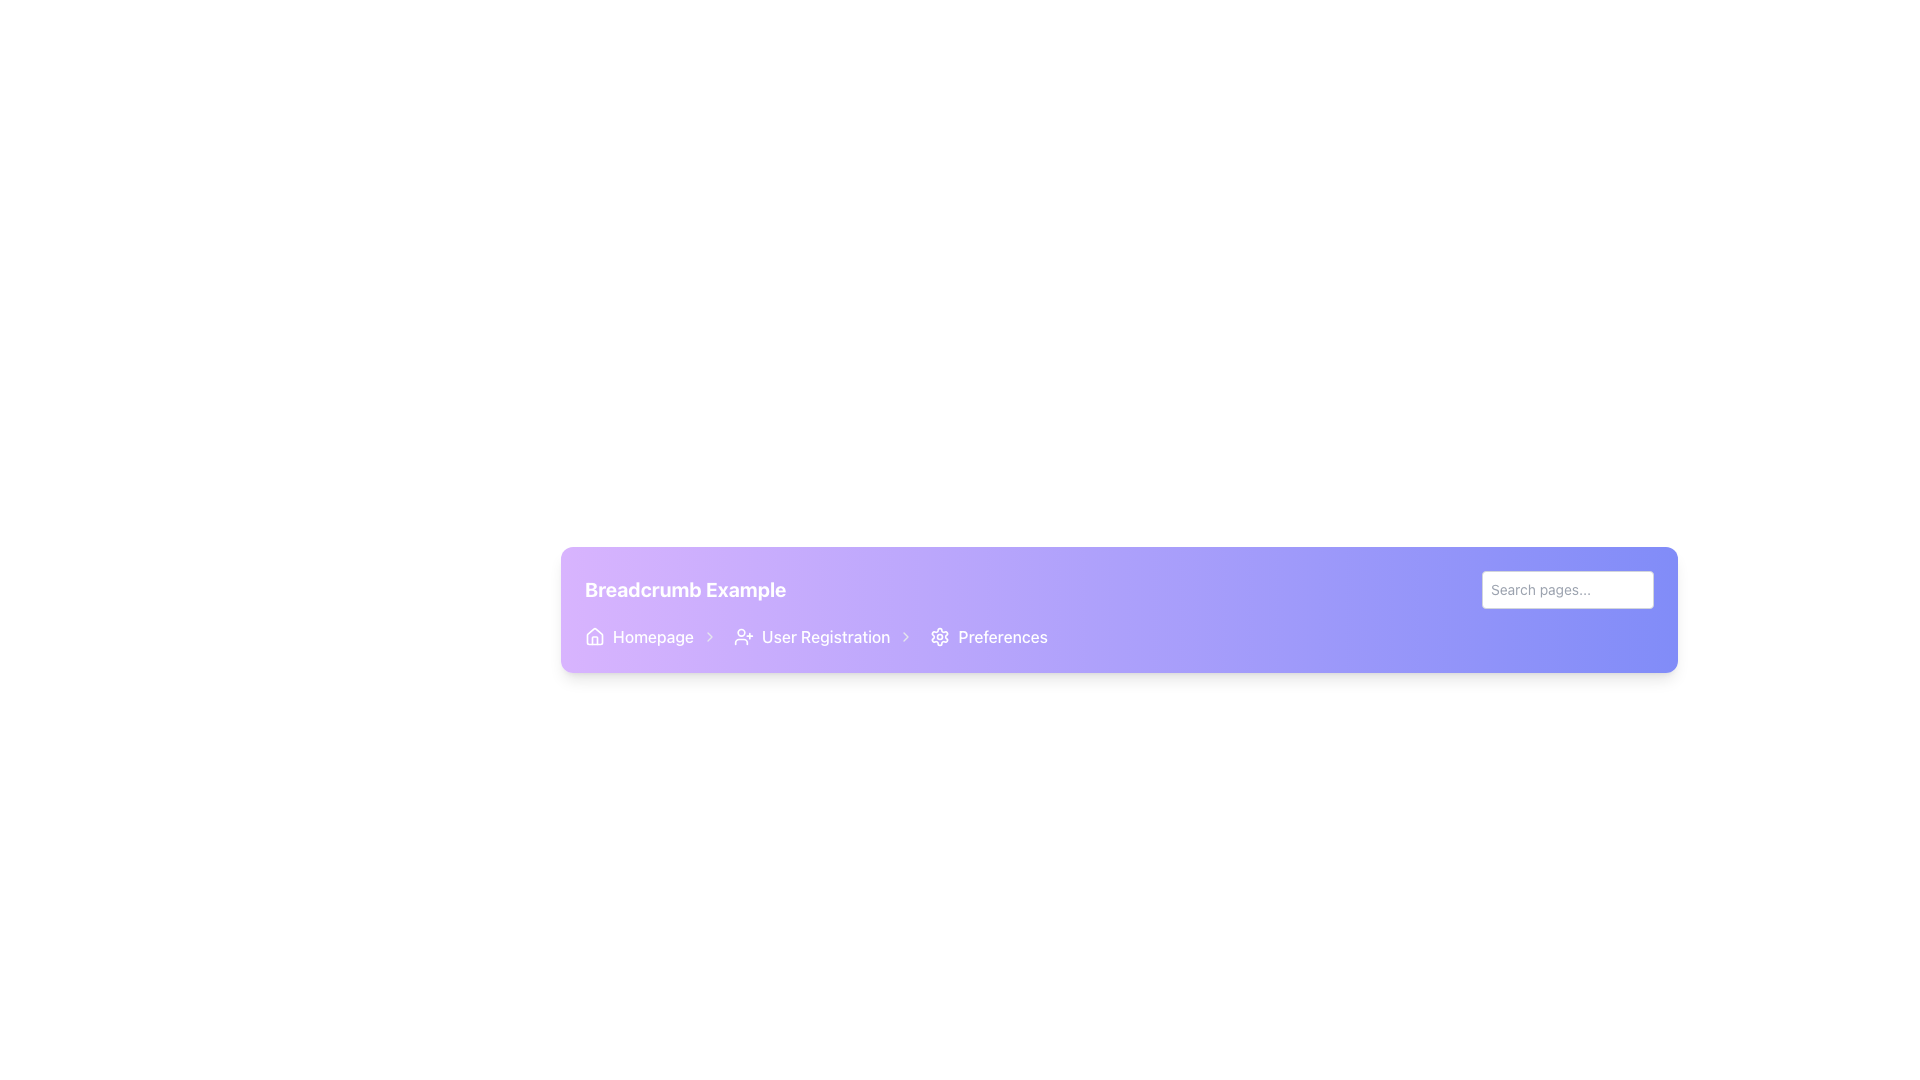 This screenshot has height=1080, width=1920. I want to click on the user registration icon located to the left of the 'User Registration' text, so click(743, 636).